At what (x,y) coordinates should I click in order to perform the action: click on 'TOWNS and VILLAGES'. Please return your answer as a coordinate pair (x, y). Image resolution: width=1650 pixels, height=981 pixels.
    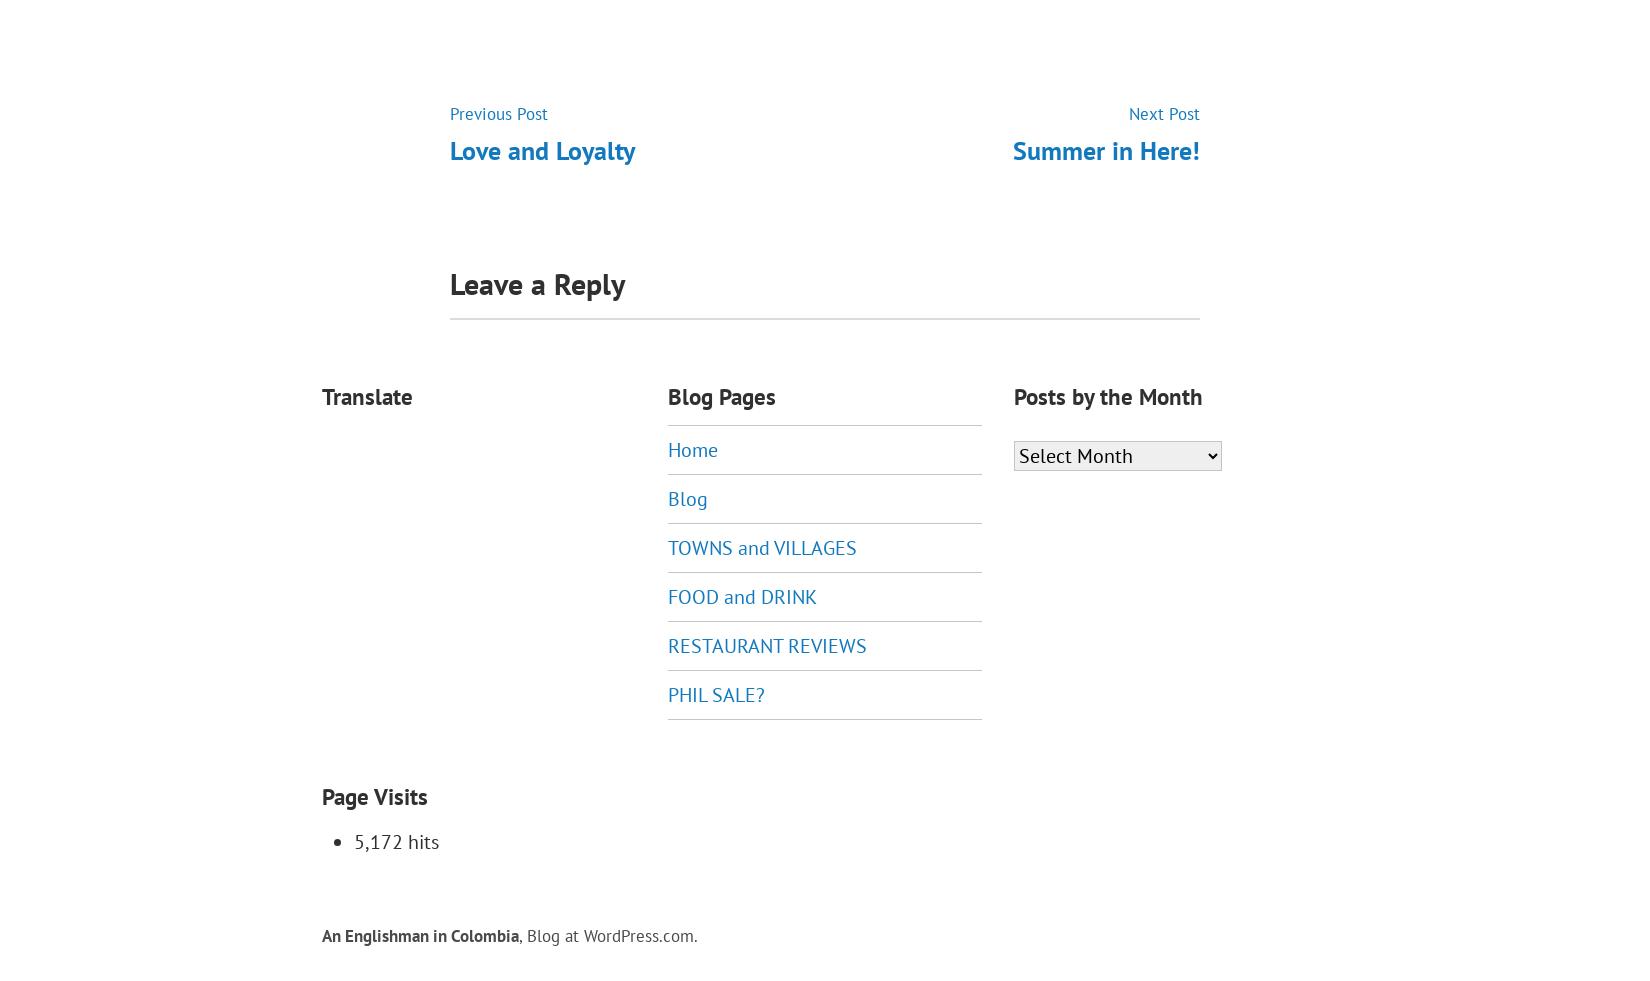
    Looking at the image, I should click on (666, 547).